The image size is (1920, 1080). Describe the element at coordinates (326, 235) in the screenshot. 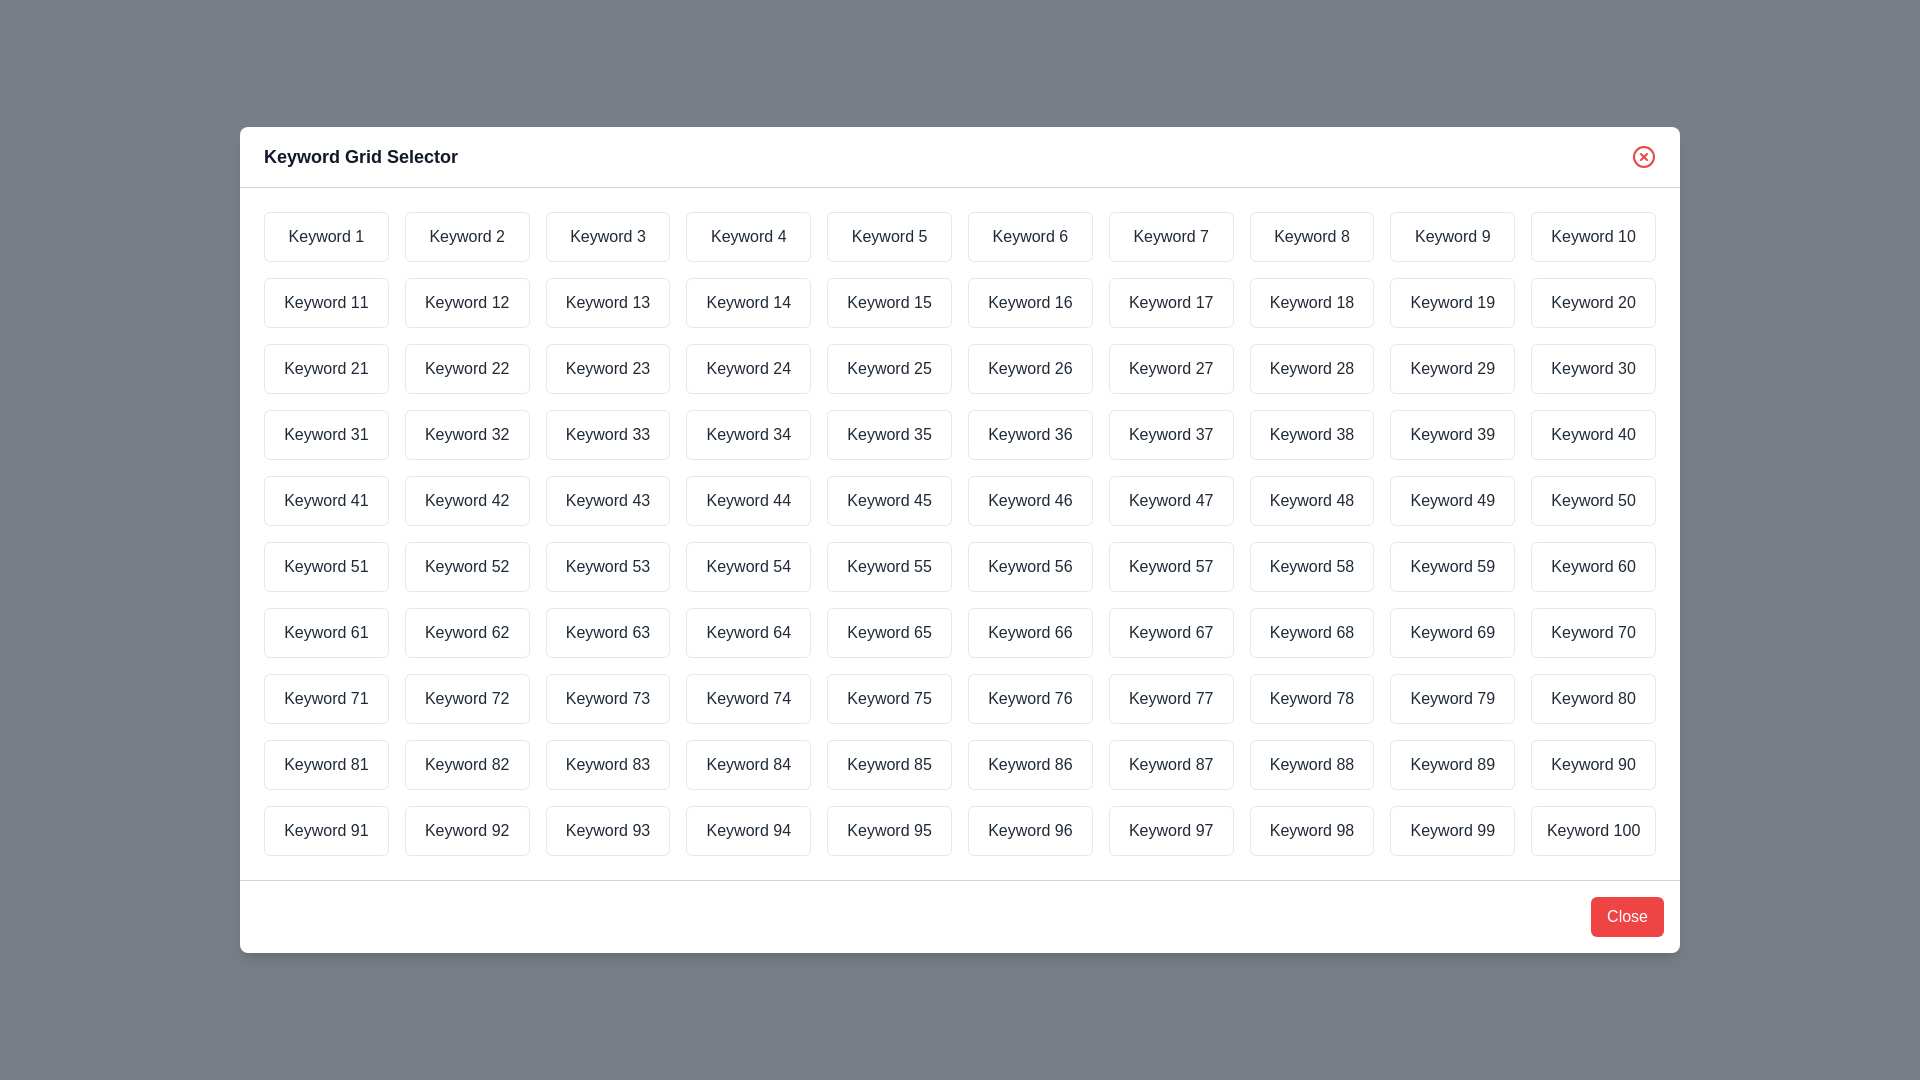

I see `the keyword Keyword 1 to observe its highlighting effect` at that location.